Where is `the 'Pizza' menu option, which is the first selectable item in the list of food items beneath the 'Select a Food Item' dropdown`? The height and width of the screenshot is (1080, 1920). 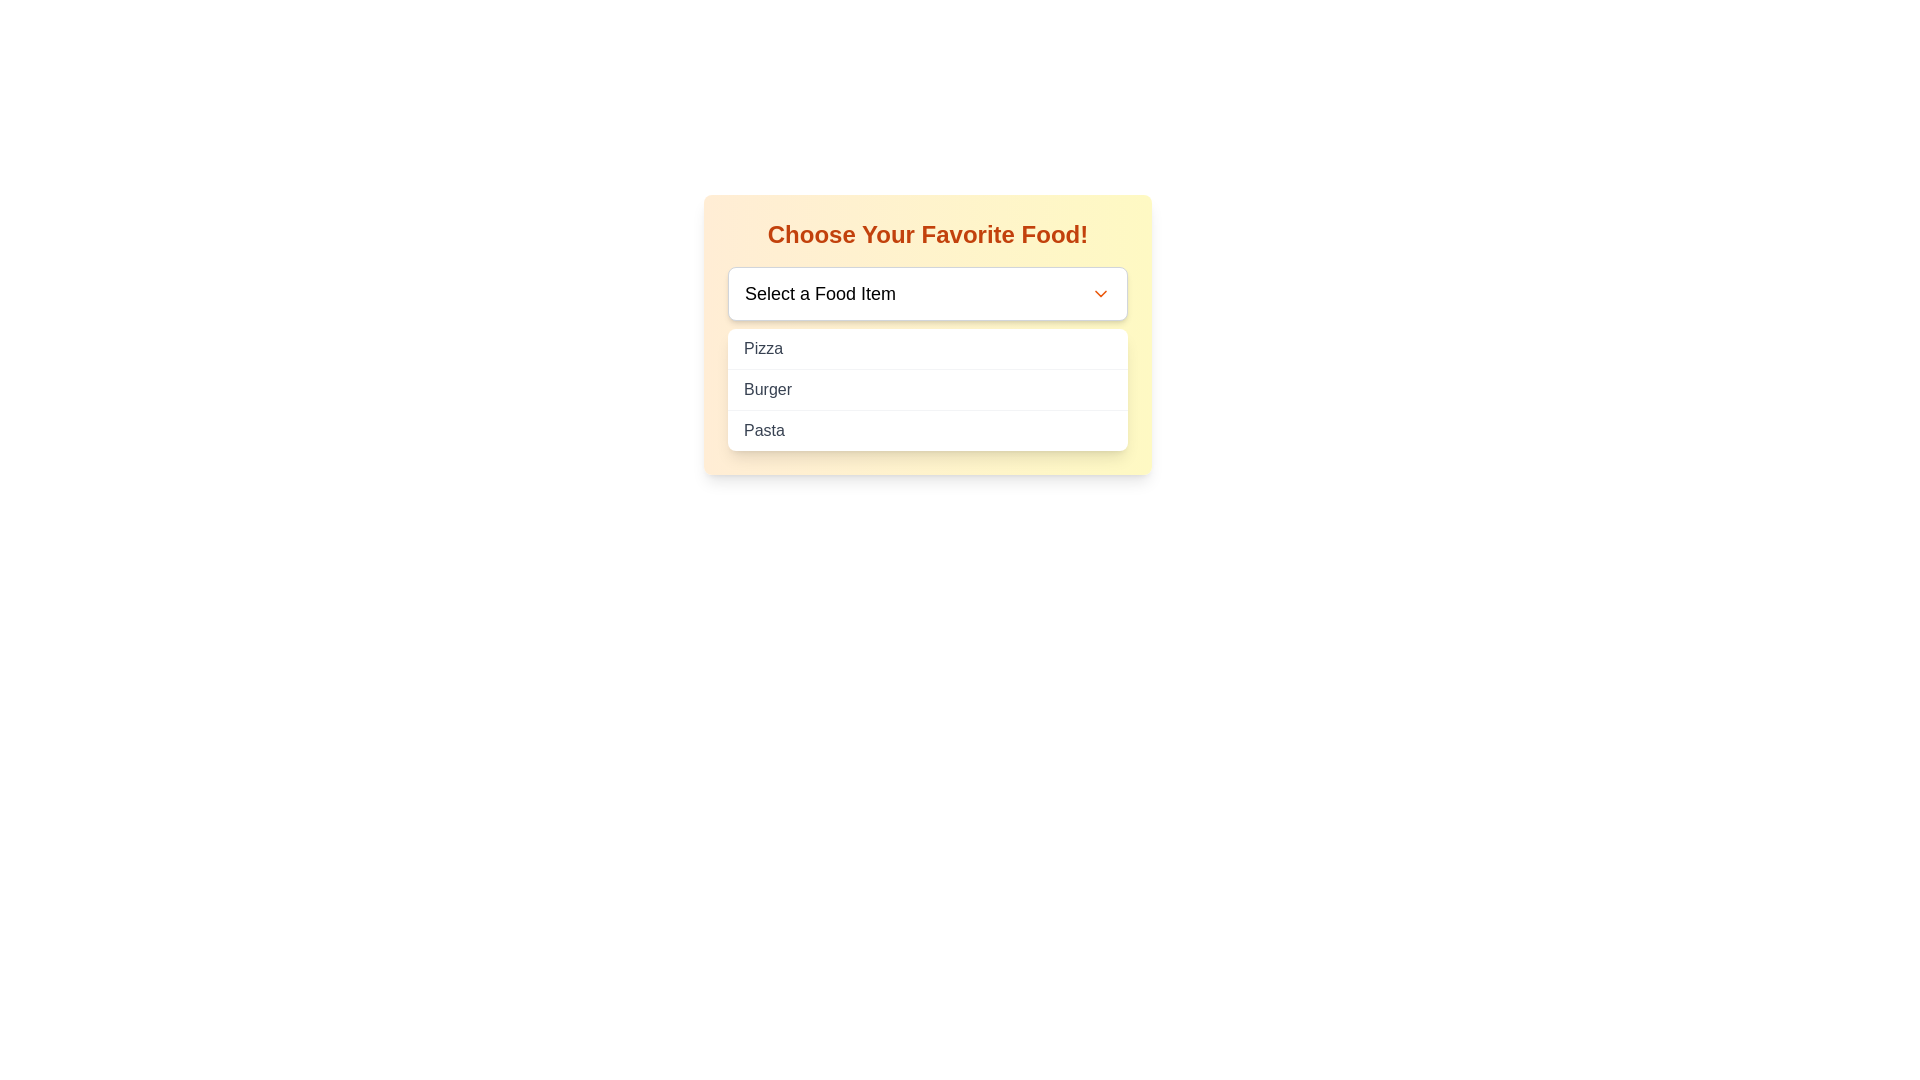 the 'Pizza' menu option, which is the first selectable item in the list of food items beneath the 'Select a Food Item' dropdown is located at coordinates (926, 347).